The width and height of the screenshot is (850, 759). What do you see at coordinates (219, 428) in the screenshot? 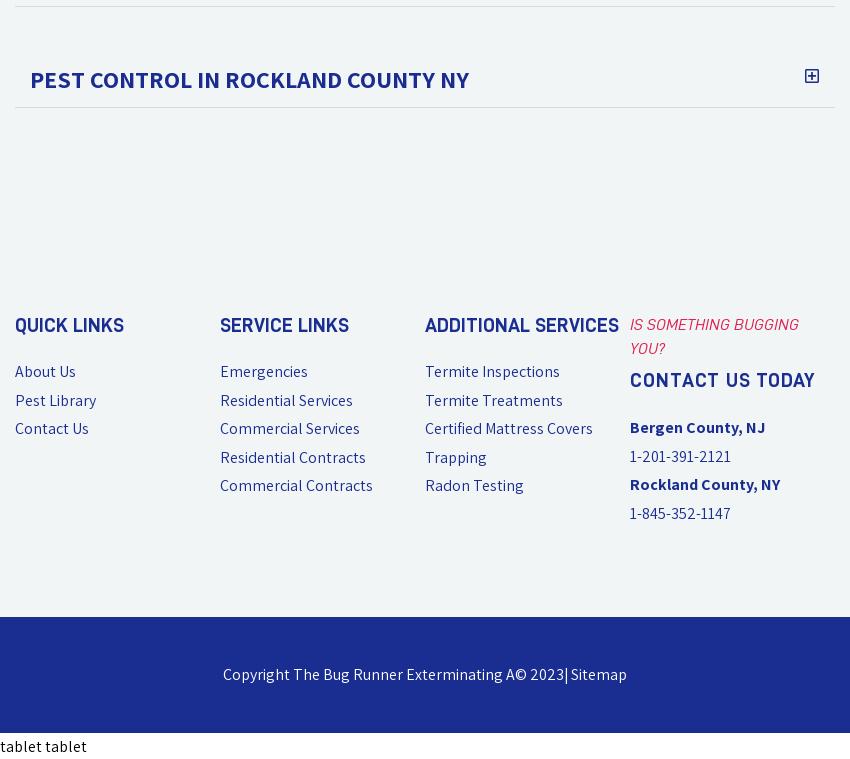
I see `'Commercial Services'` at bounding box center [219, 428].